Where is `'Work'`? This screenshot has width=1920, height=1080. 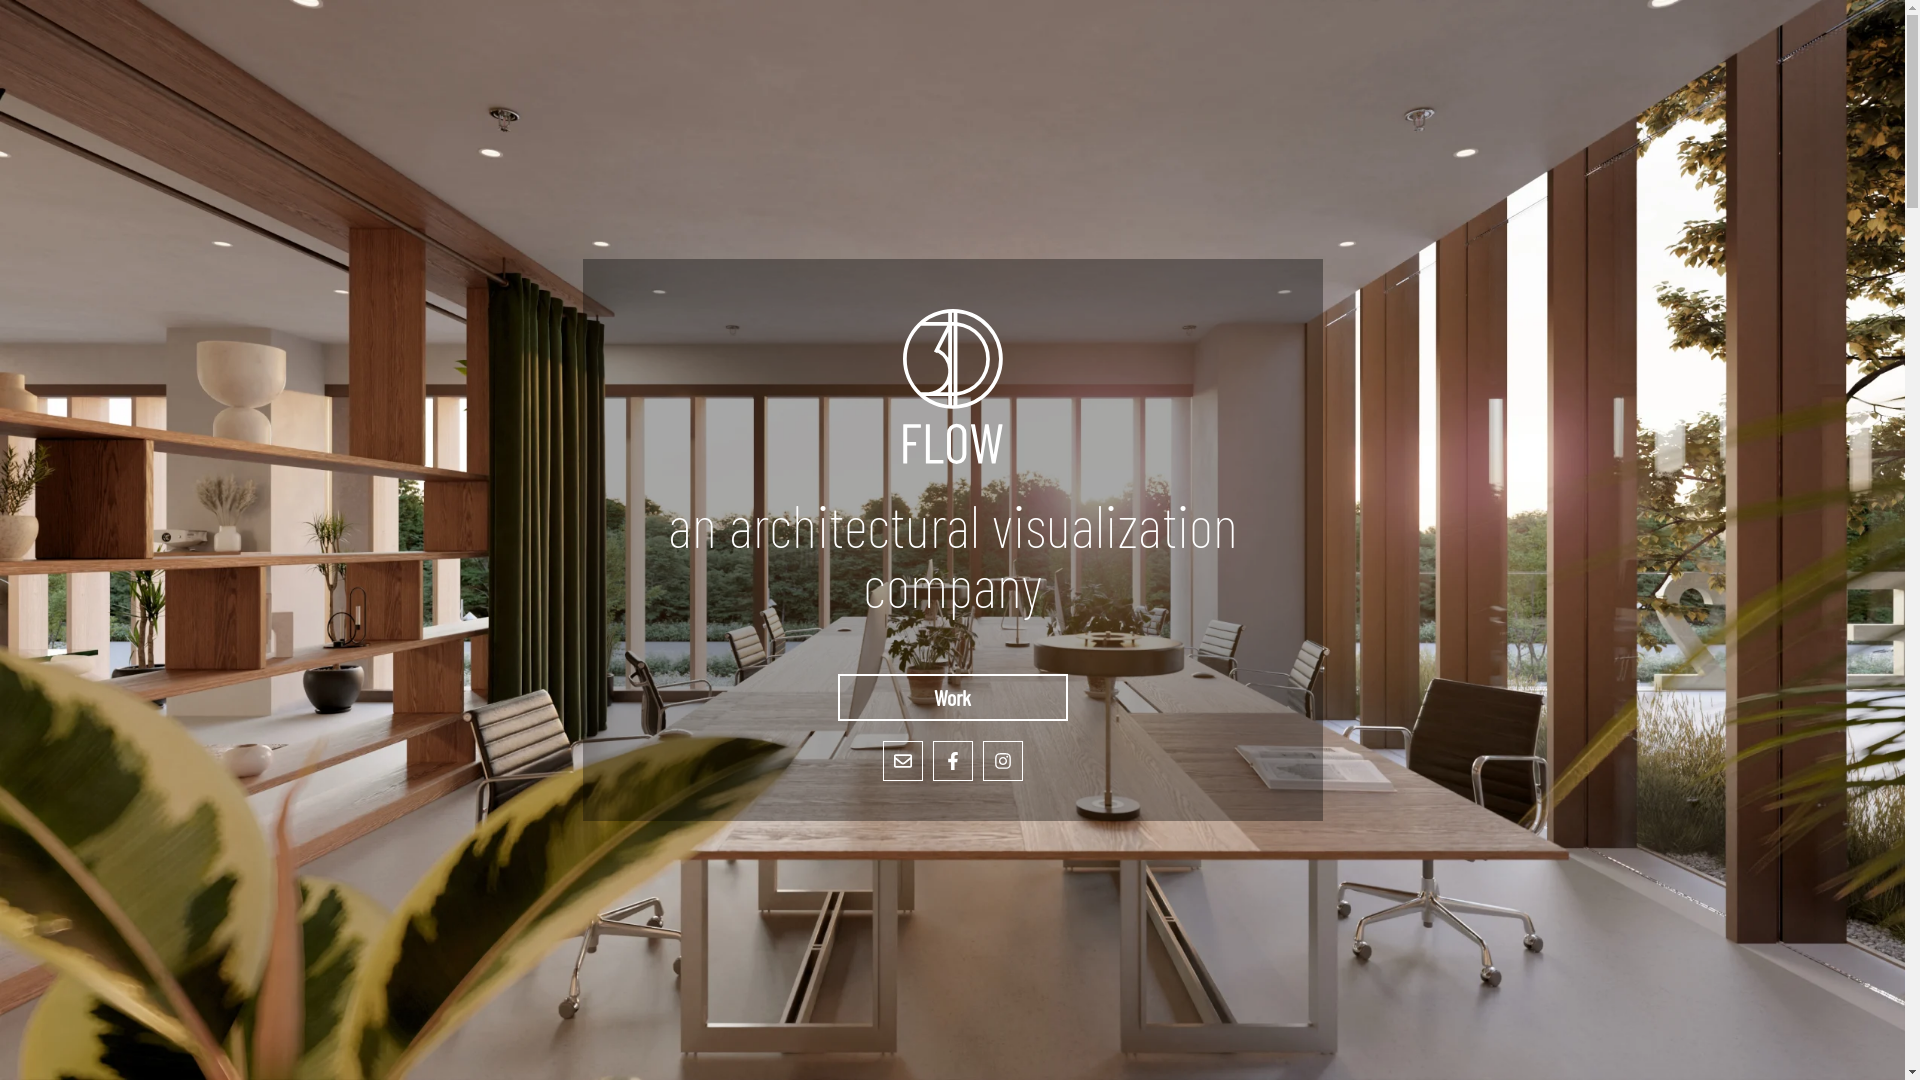
'Work' is located at coordinates (952, 696).